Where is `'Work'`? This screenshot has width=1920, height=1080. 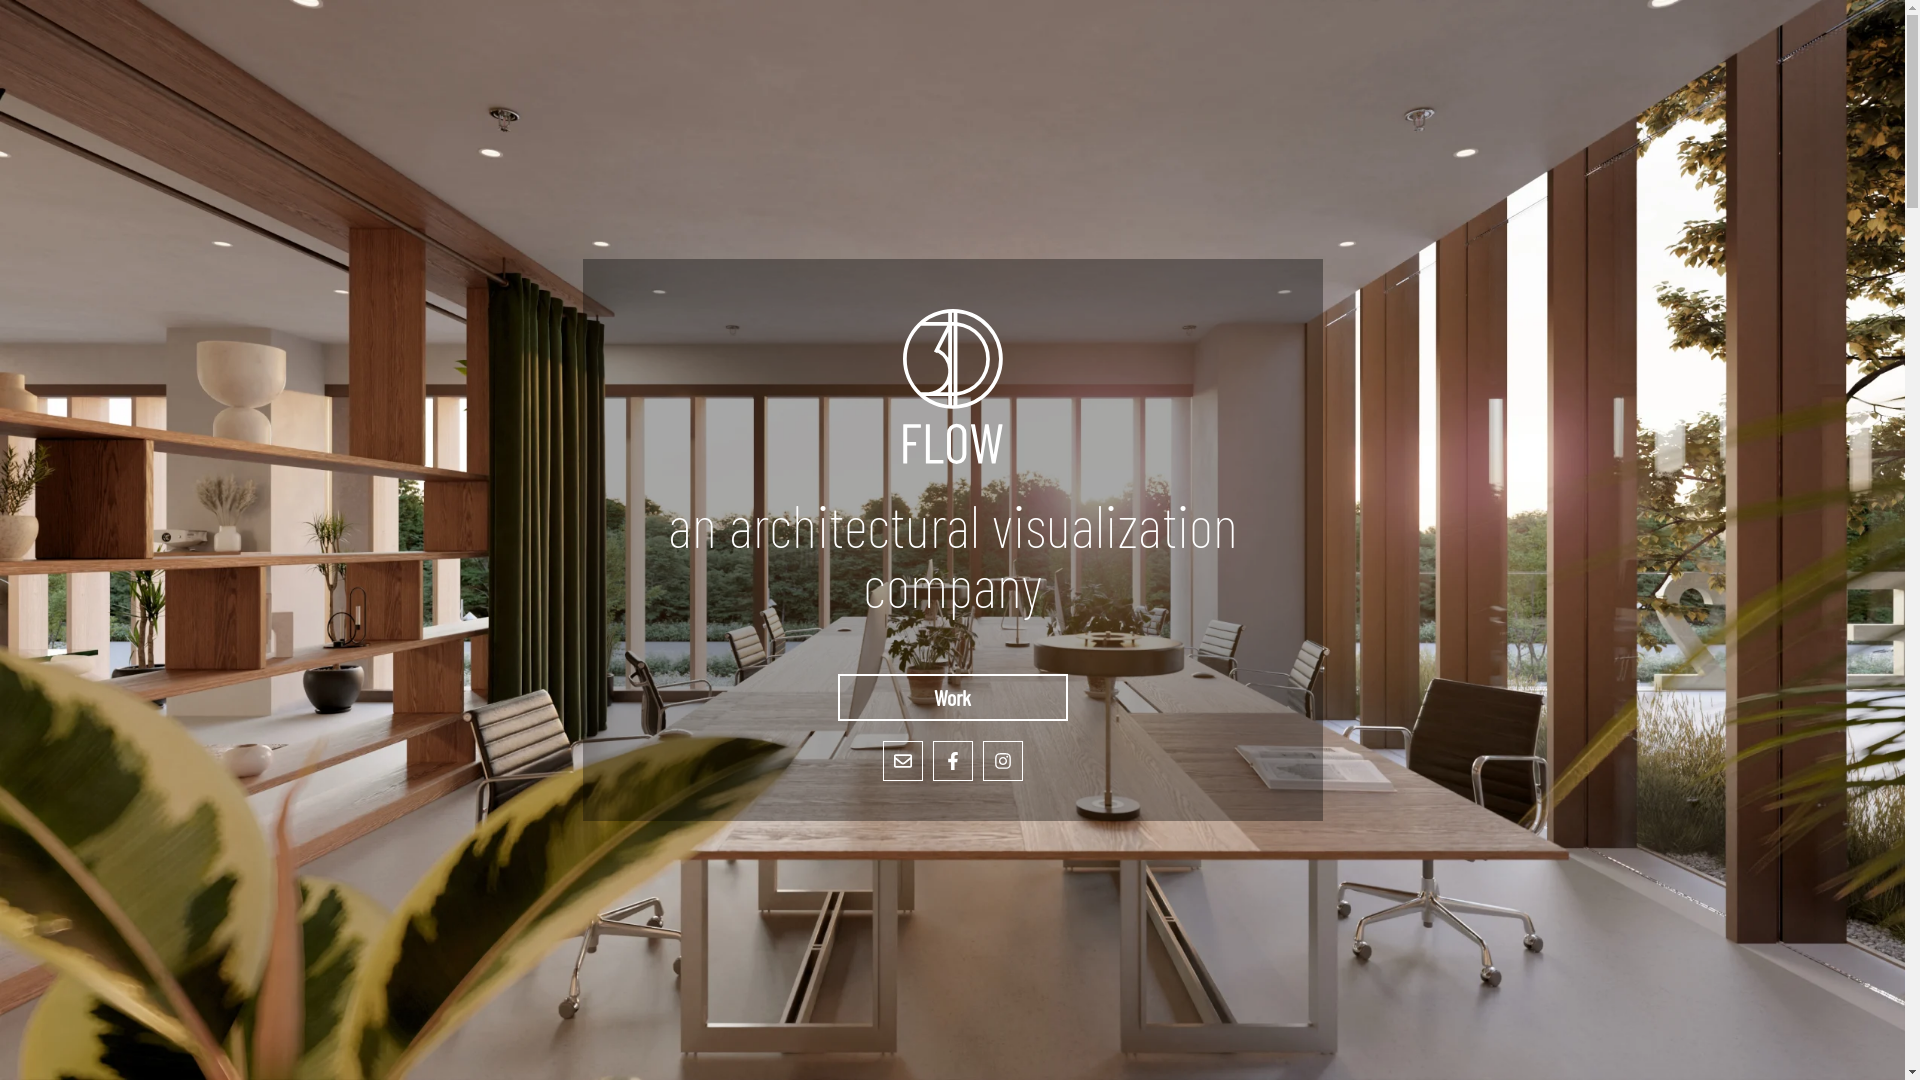
'Work' is located at coordinates (952, 696).